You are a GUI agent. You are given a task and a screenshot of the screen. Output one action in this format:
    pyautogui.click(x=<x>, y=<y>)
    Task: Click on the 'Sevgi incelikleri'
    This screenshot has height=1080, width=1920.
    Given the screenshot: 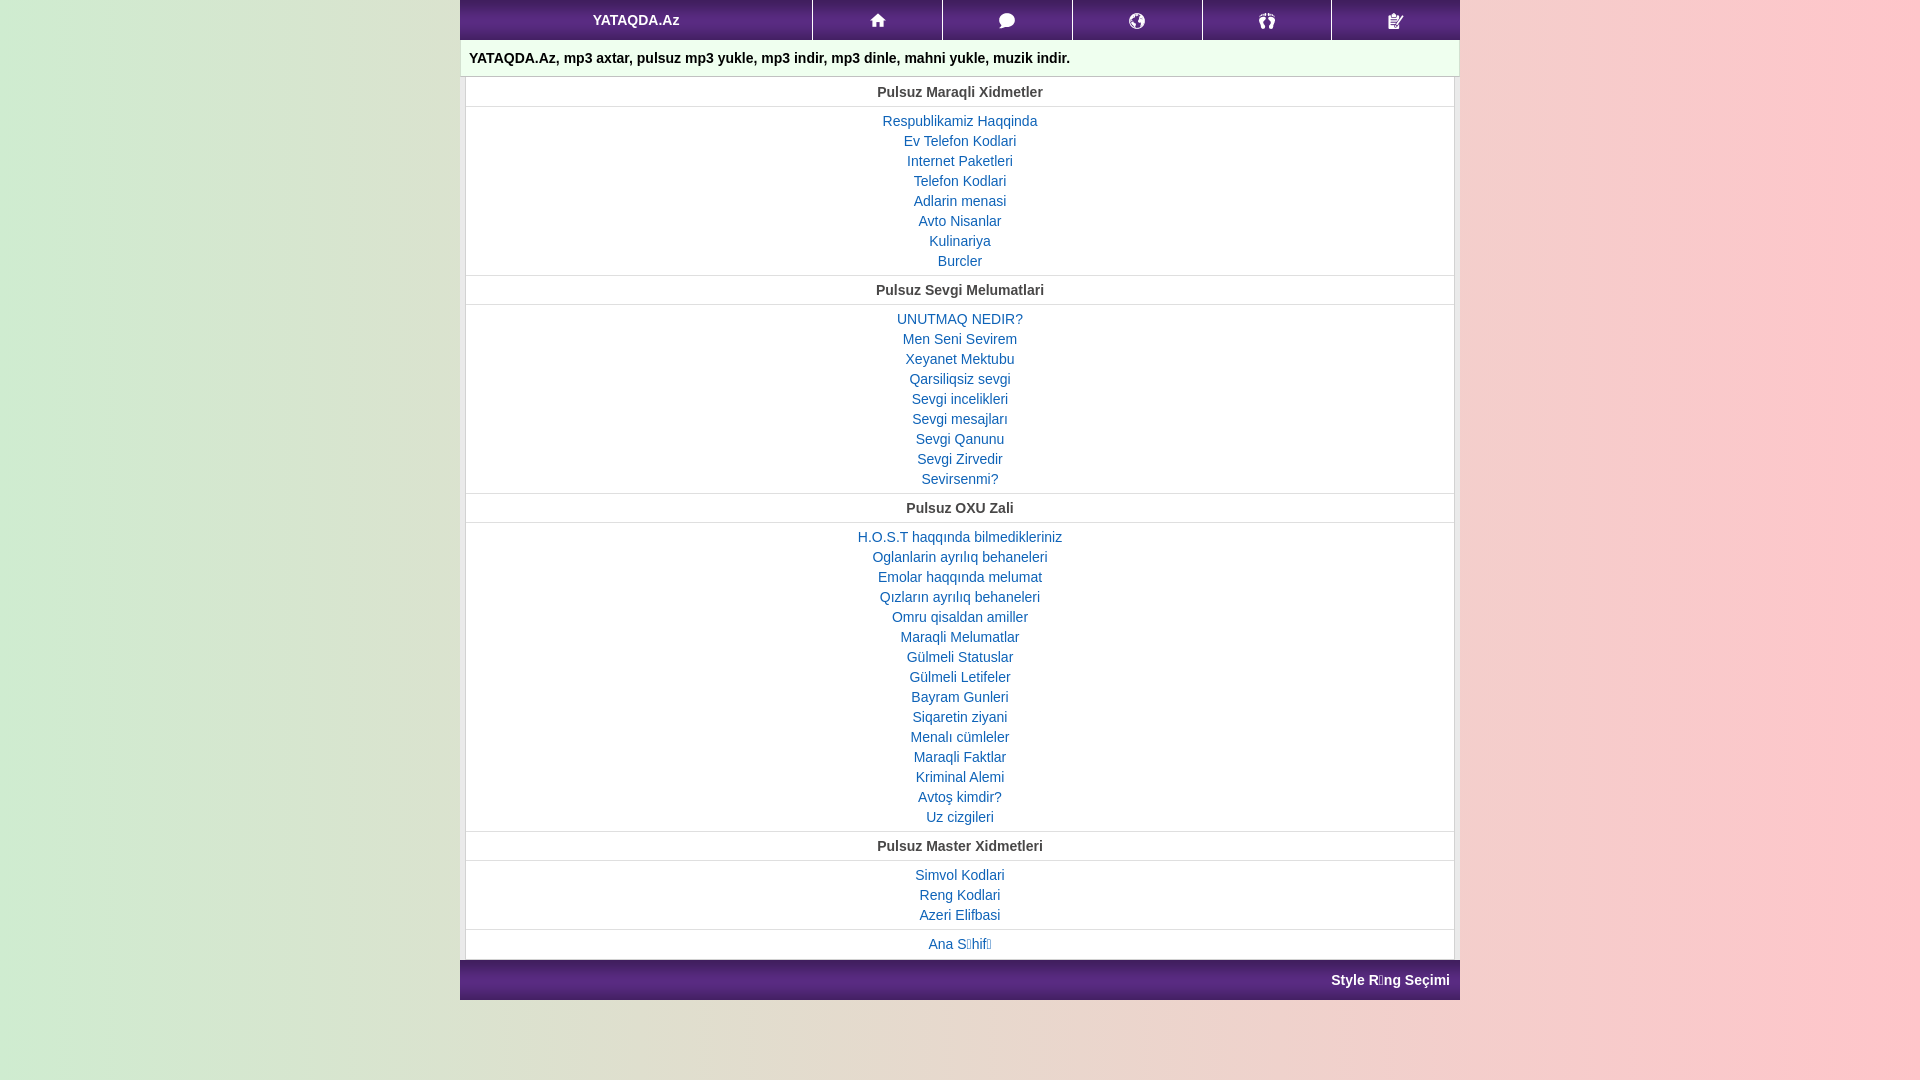 What is the action you would take?
    pyautogui.click(x=911, y=398)
    